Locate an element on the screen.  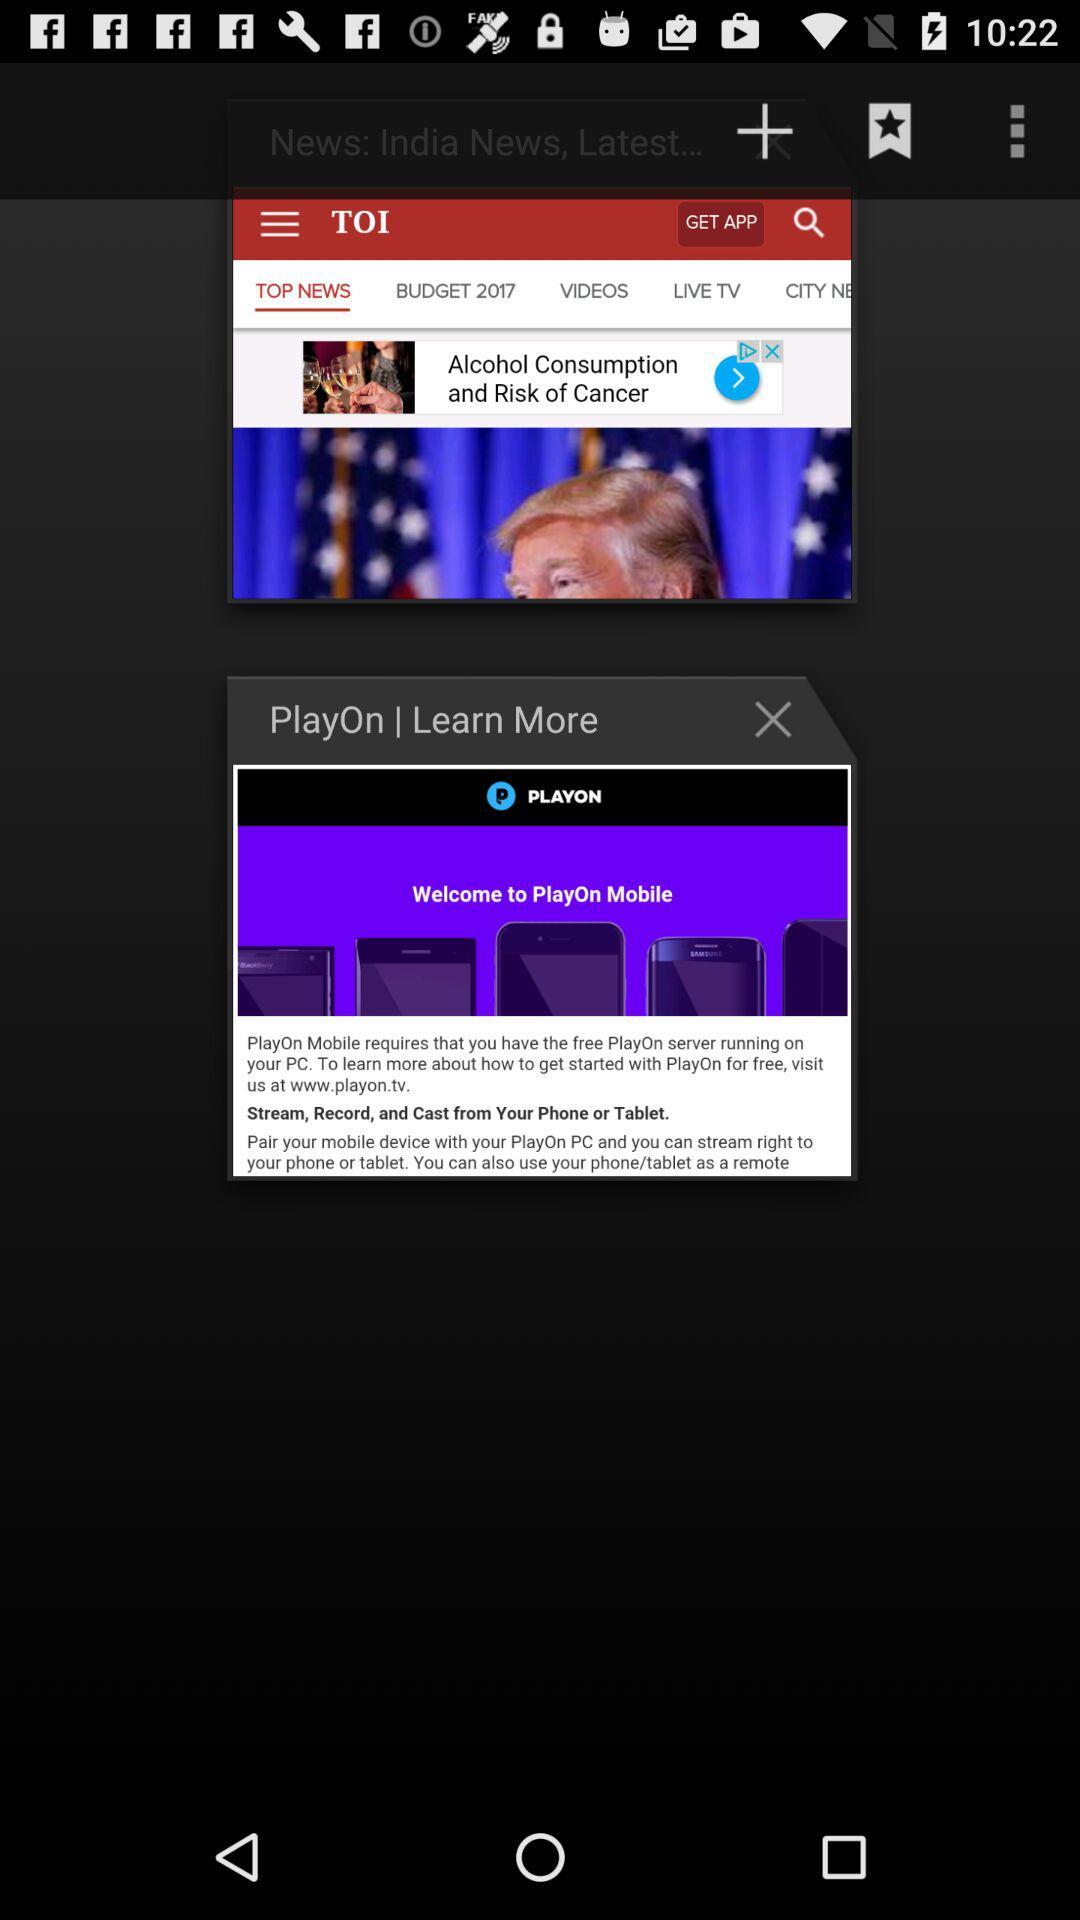
app above the playon | learn more is located at coordinates (764, 130).